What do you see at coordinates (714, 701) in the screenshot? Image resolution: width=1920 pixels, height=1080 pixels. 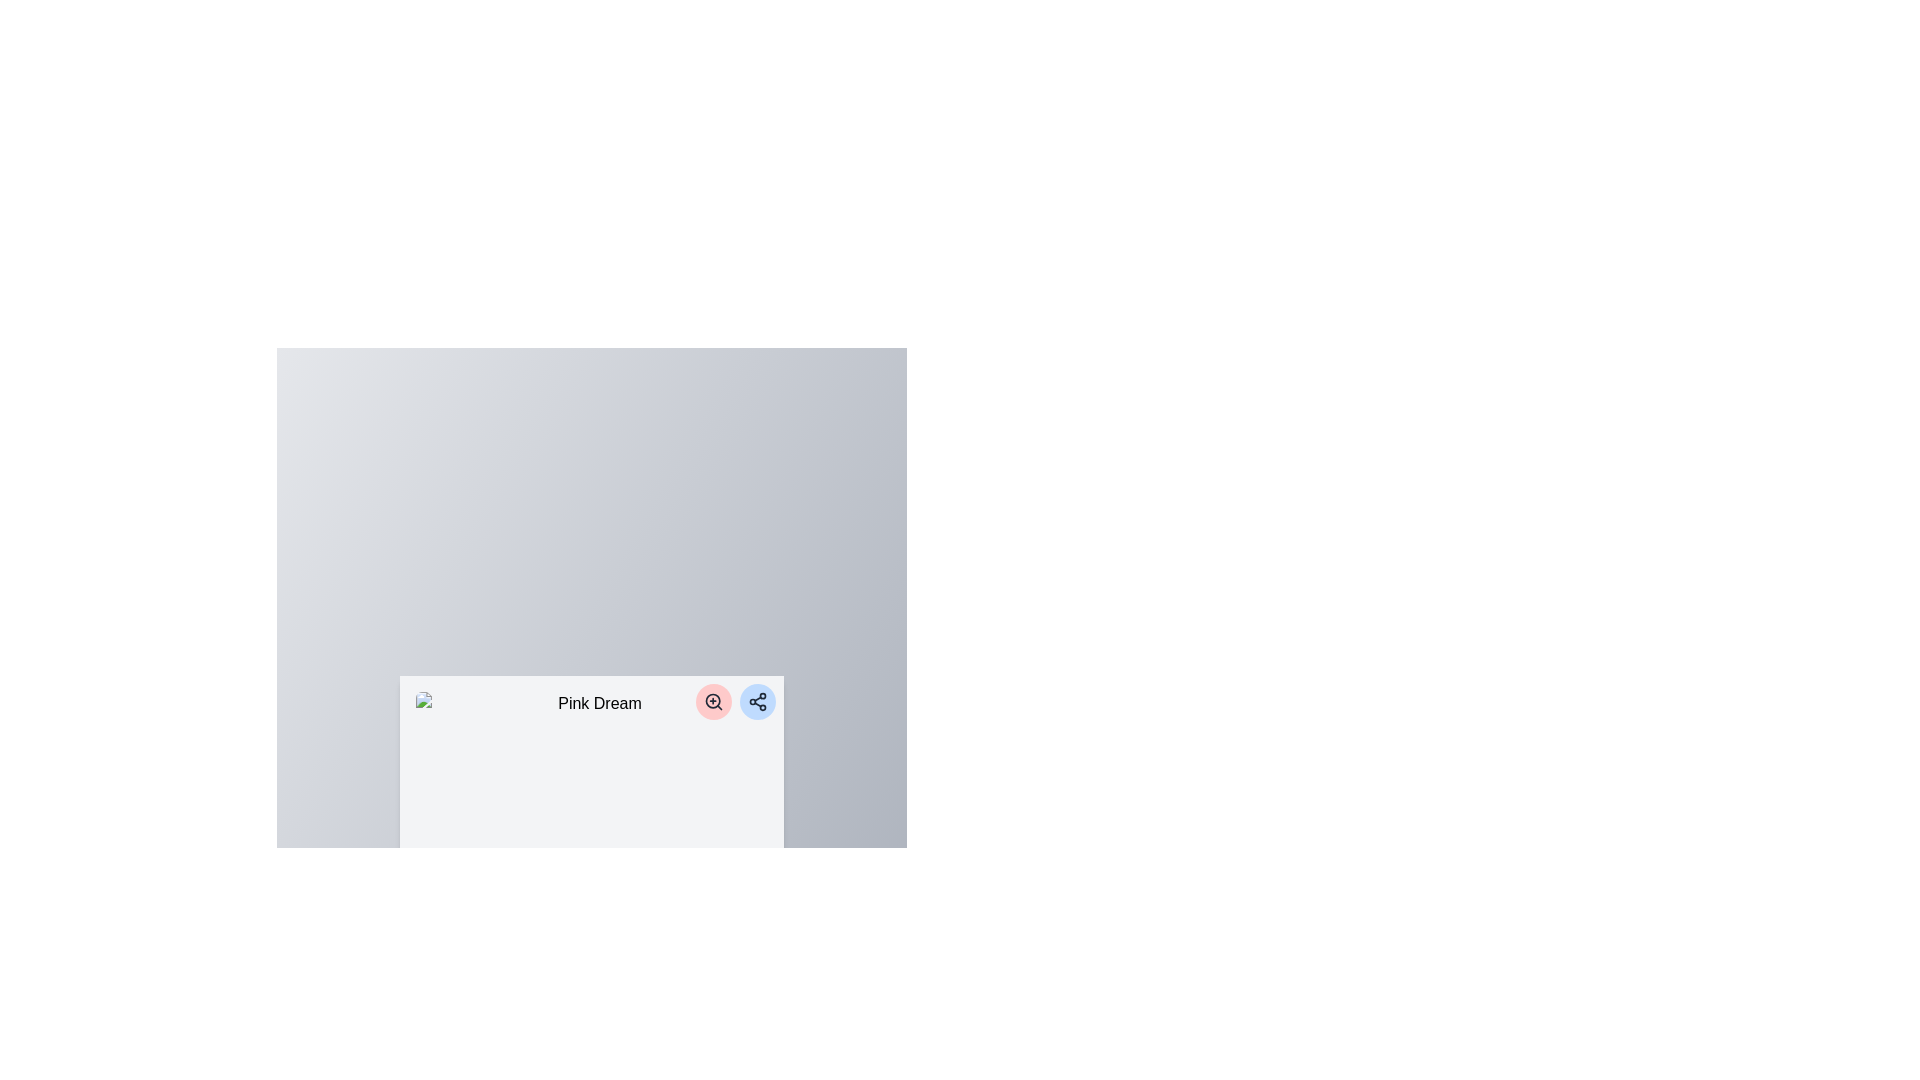 I see `the circular red button with a magnifying glass icon located in the top right corner of the 'Pink Dream' section` at bounding box center [714, 701].